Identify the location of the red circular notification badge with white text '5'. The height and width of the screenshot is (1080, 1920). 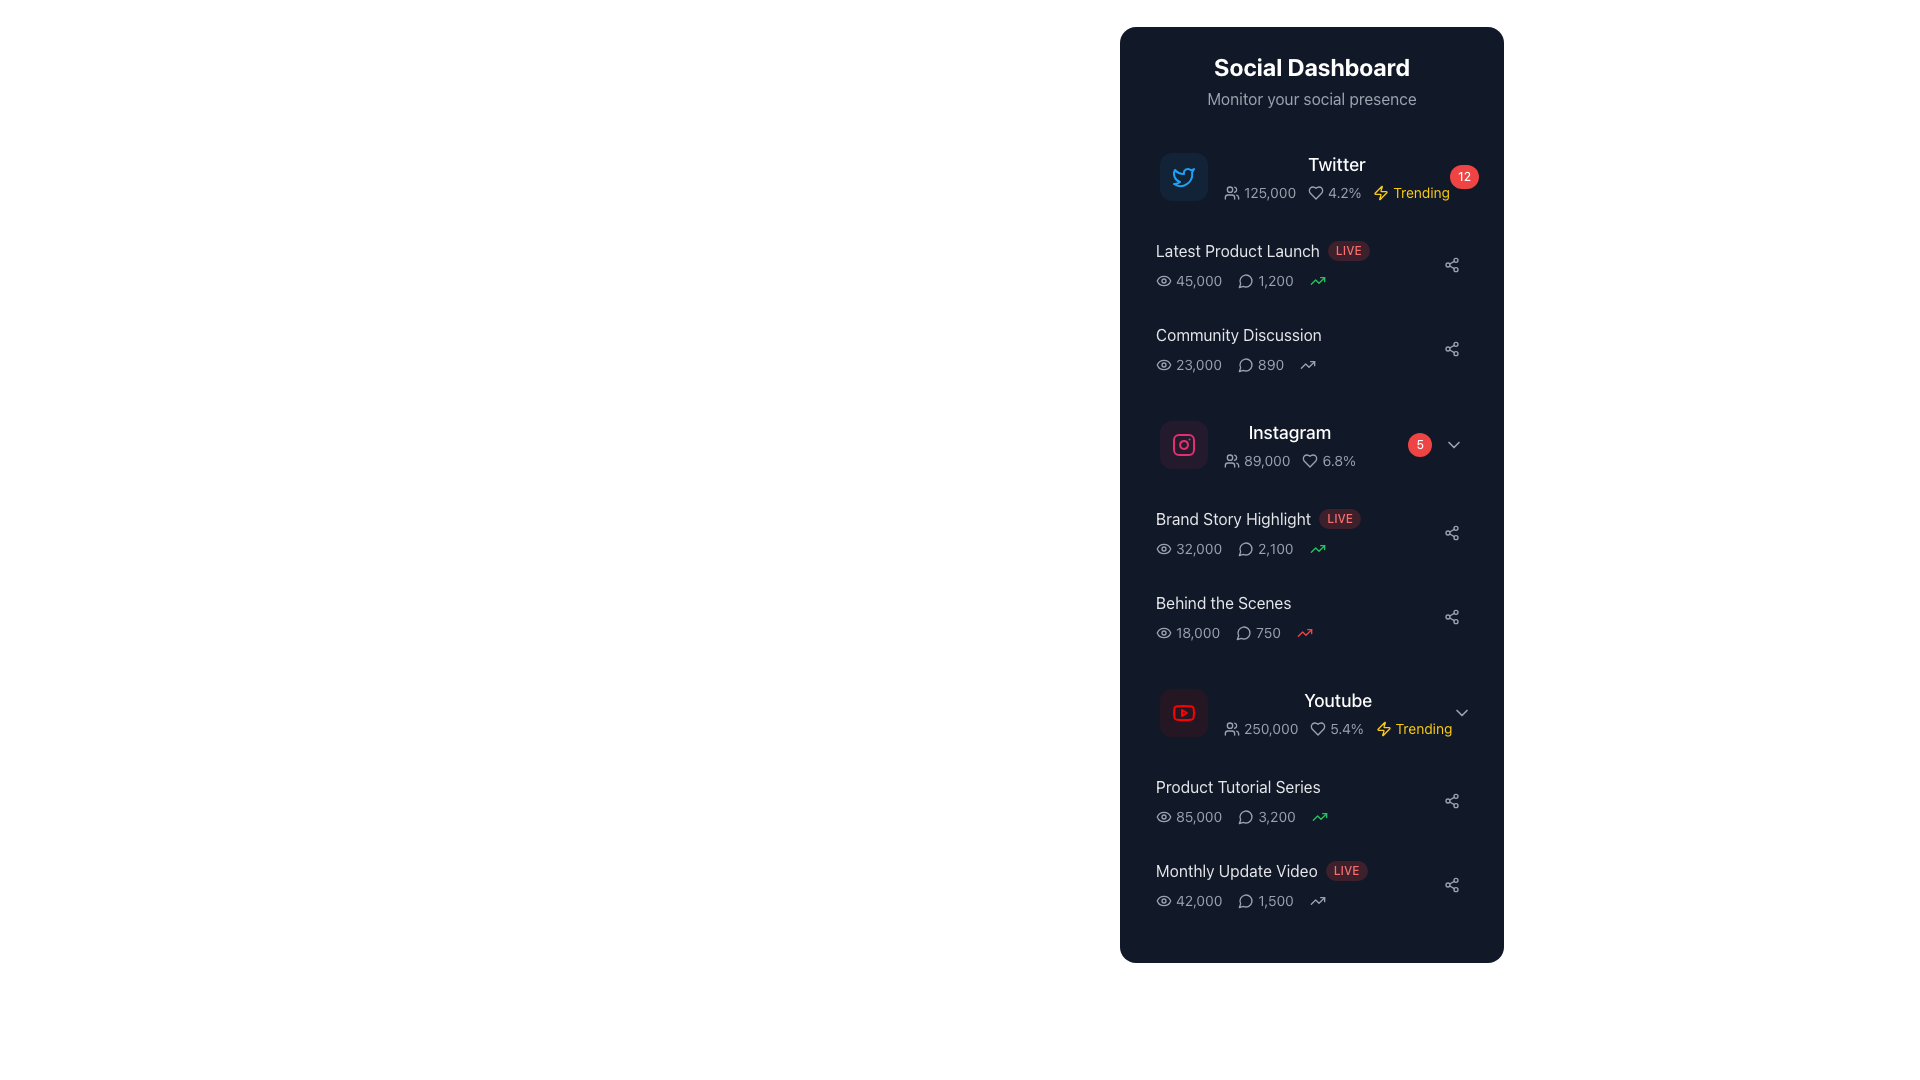
(1435, 443).